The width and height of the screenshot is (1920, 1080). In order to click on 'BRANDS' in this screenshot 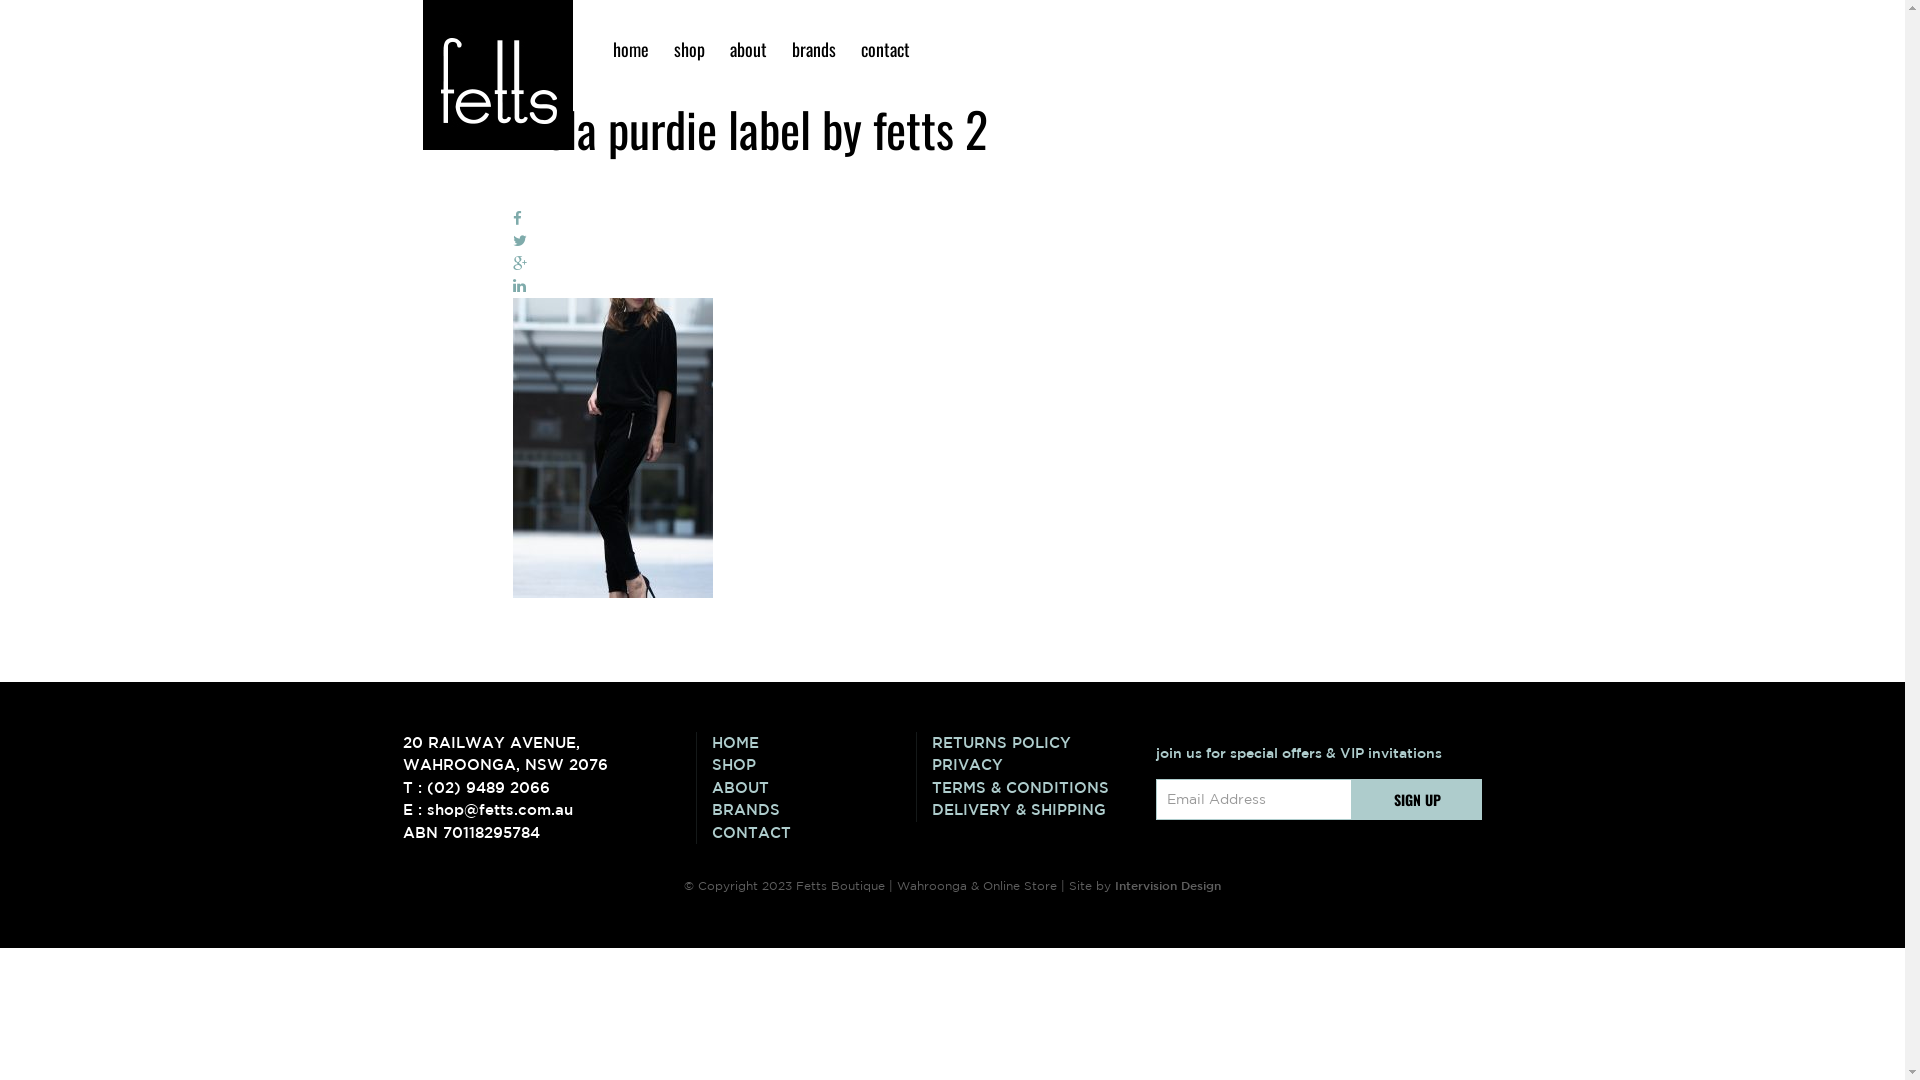, I will do `click(711, 810)`.